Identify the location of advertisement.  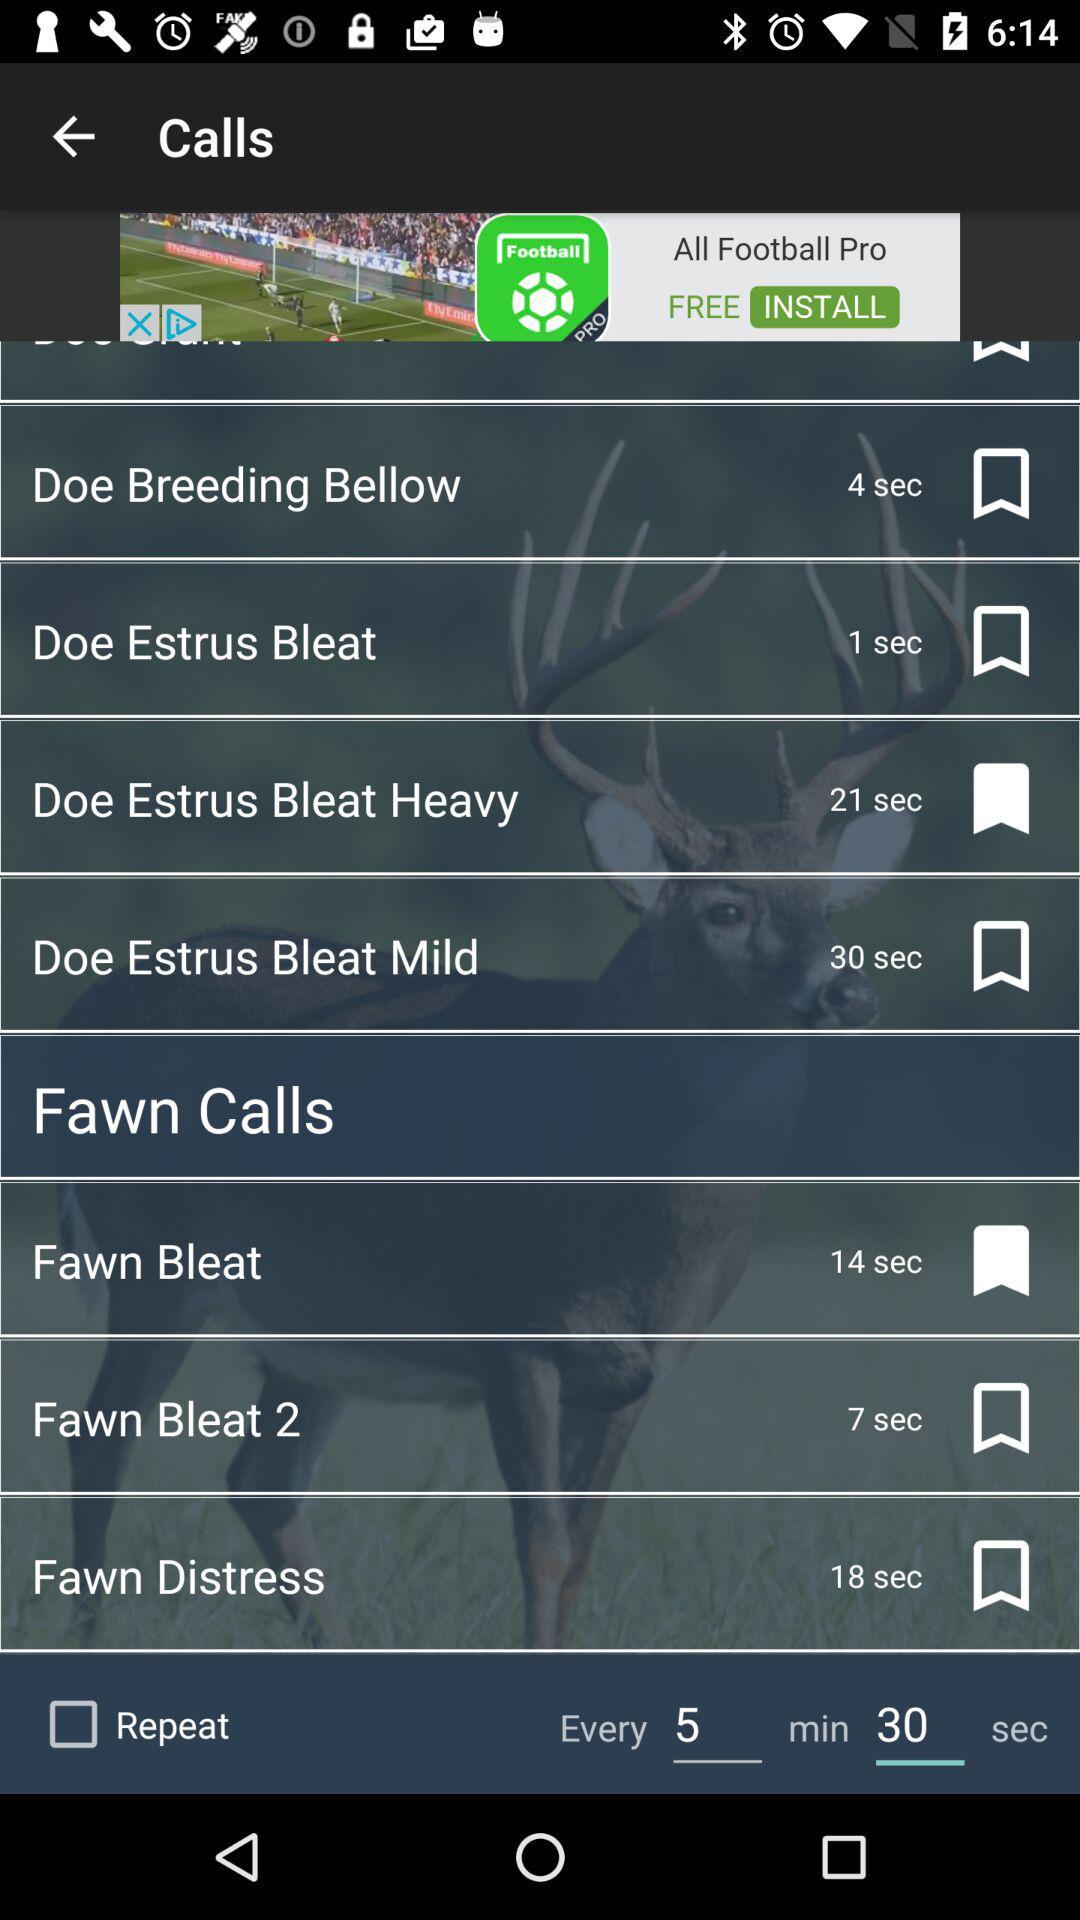
(540, 274).